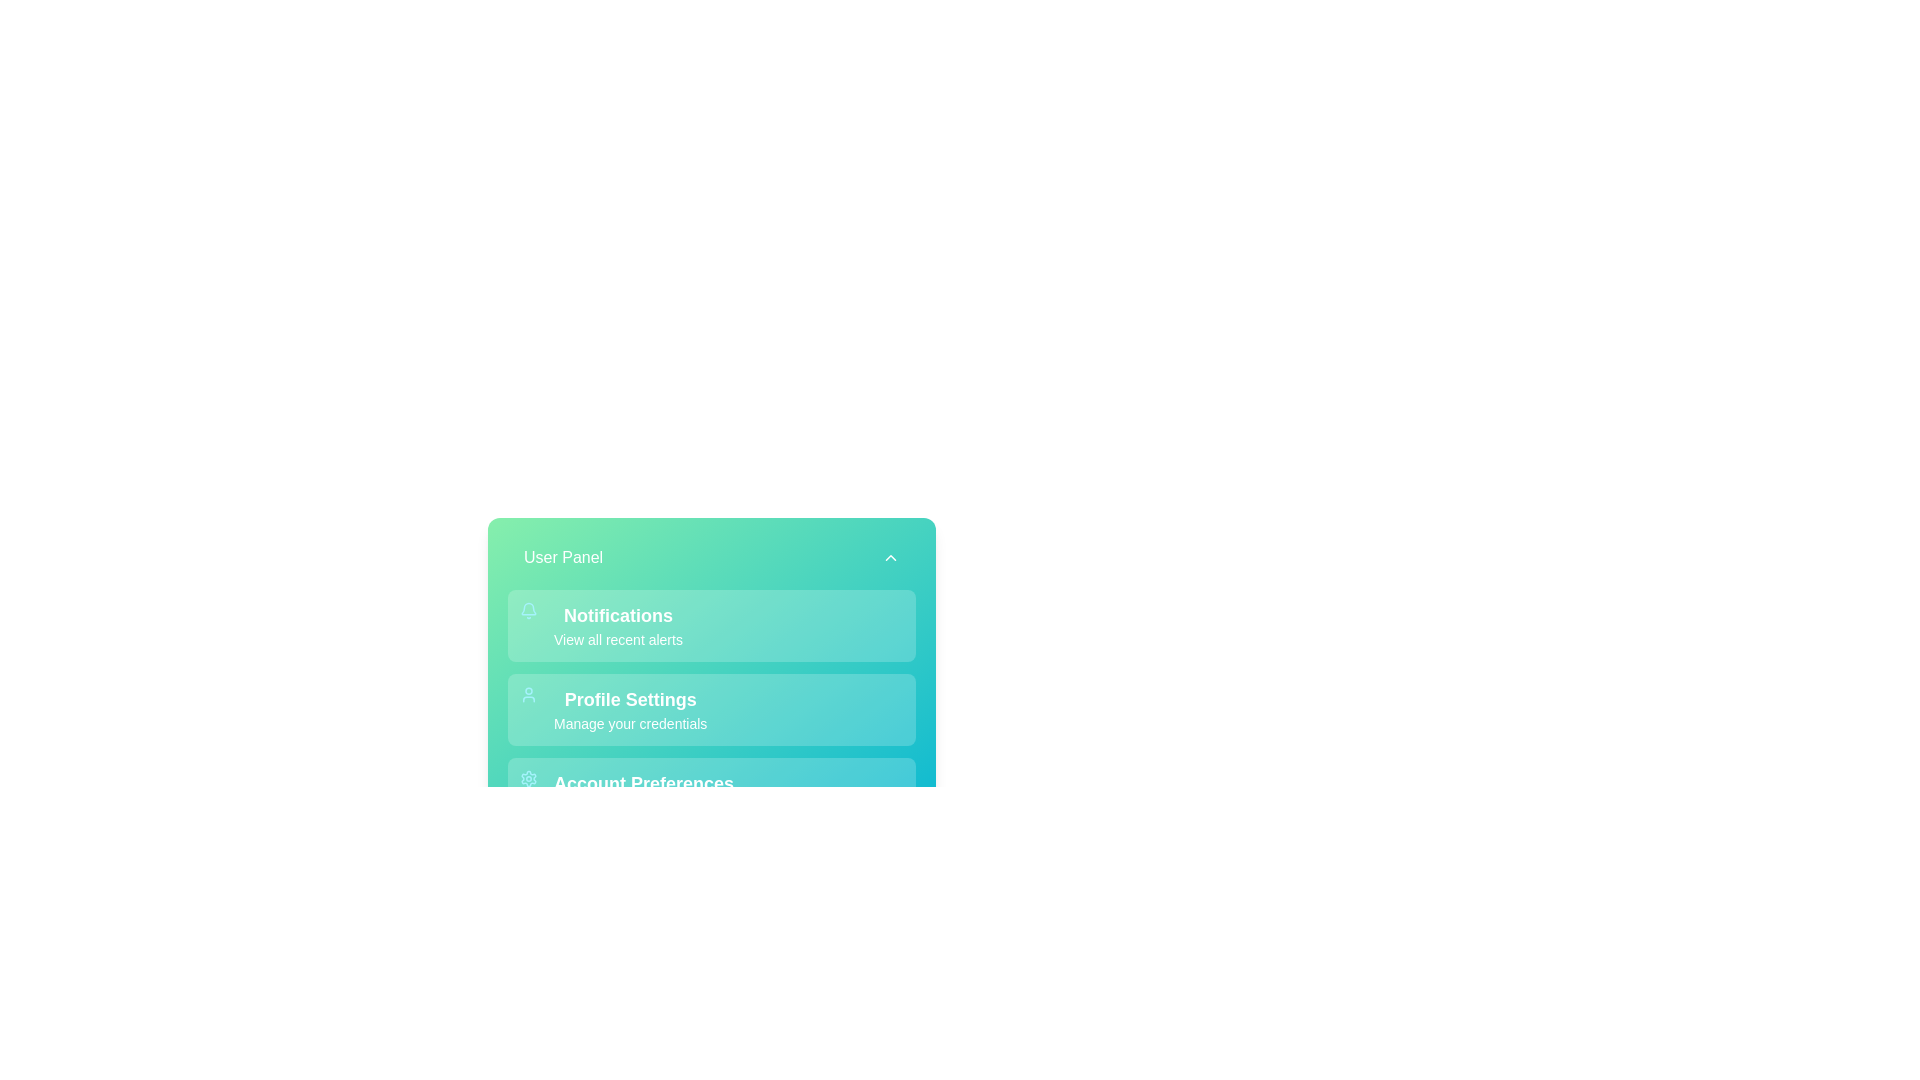  I want to click on the menu item Account Preferences in the UserAccountPanel, so click(711, 793).